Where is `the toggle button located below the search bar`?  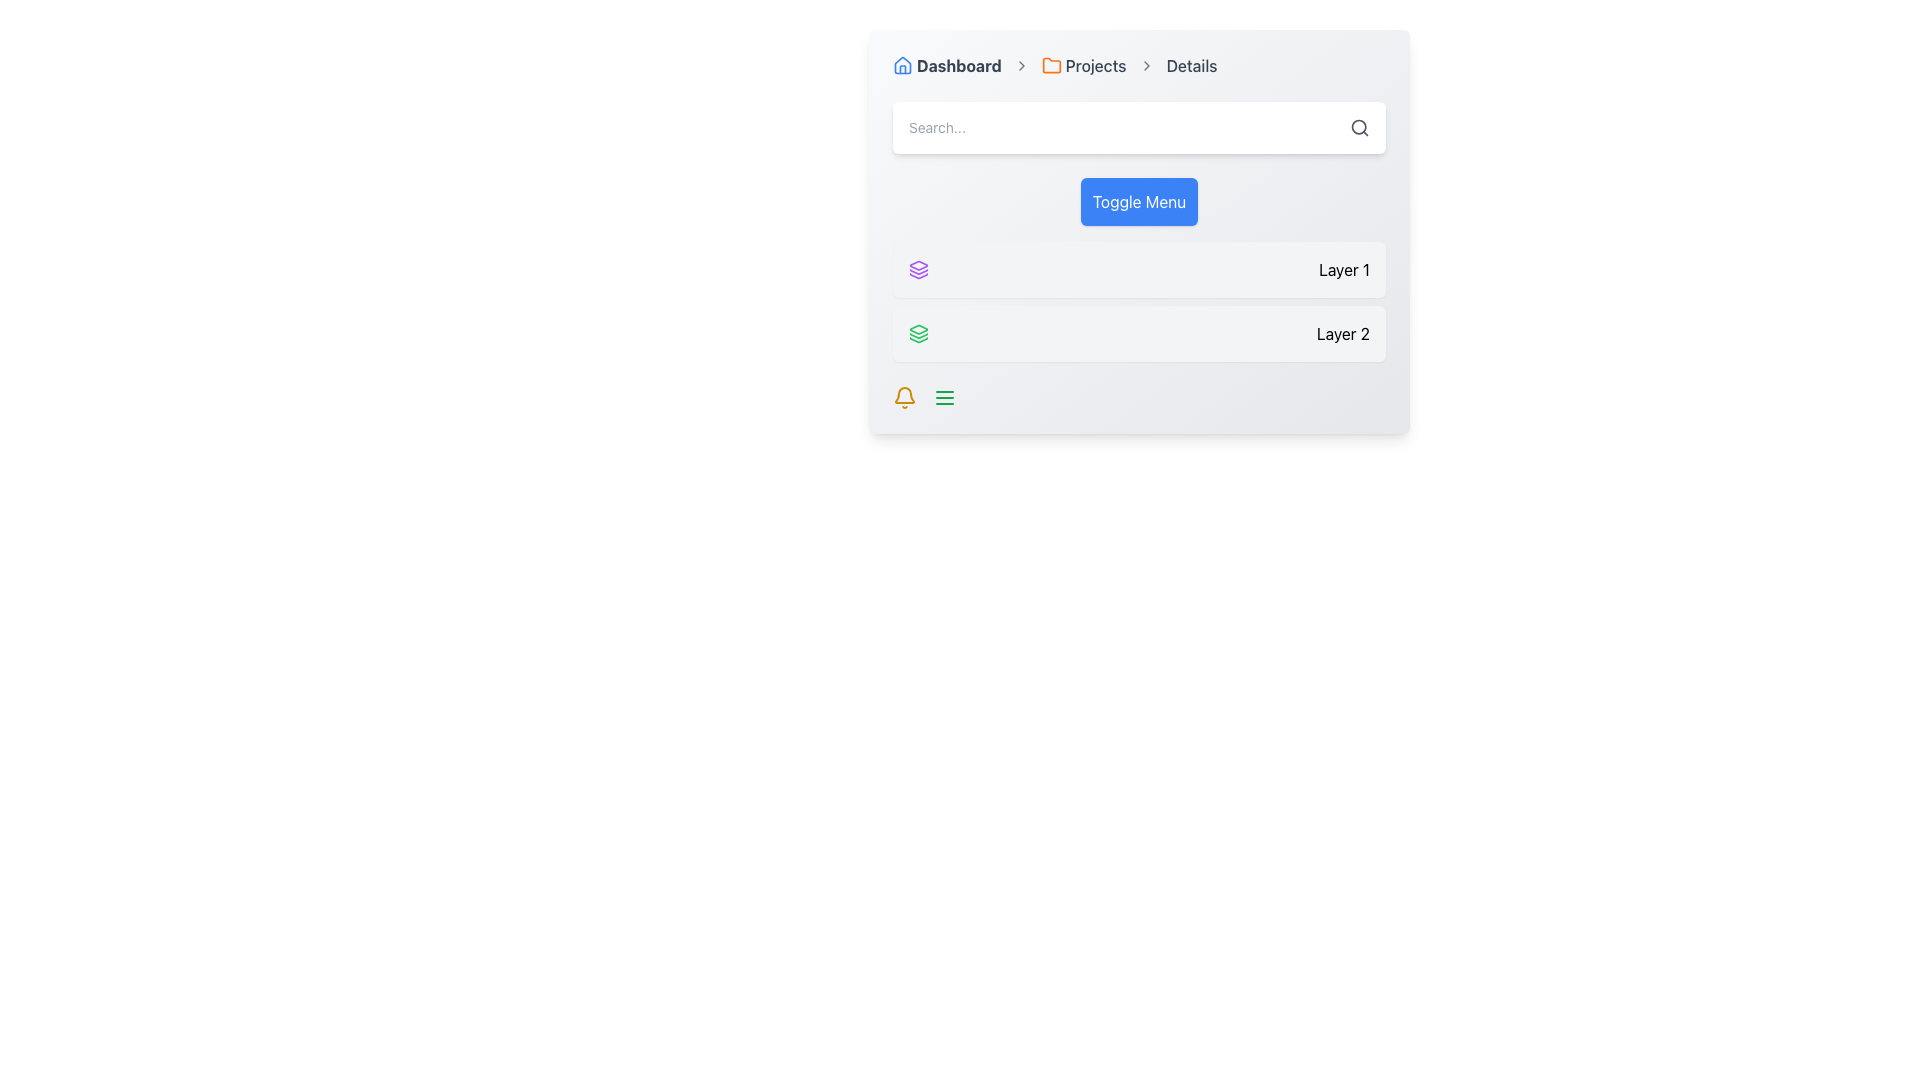
the toggle button located below the search bar is located at coordinates (1139, 201).